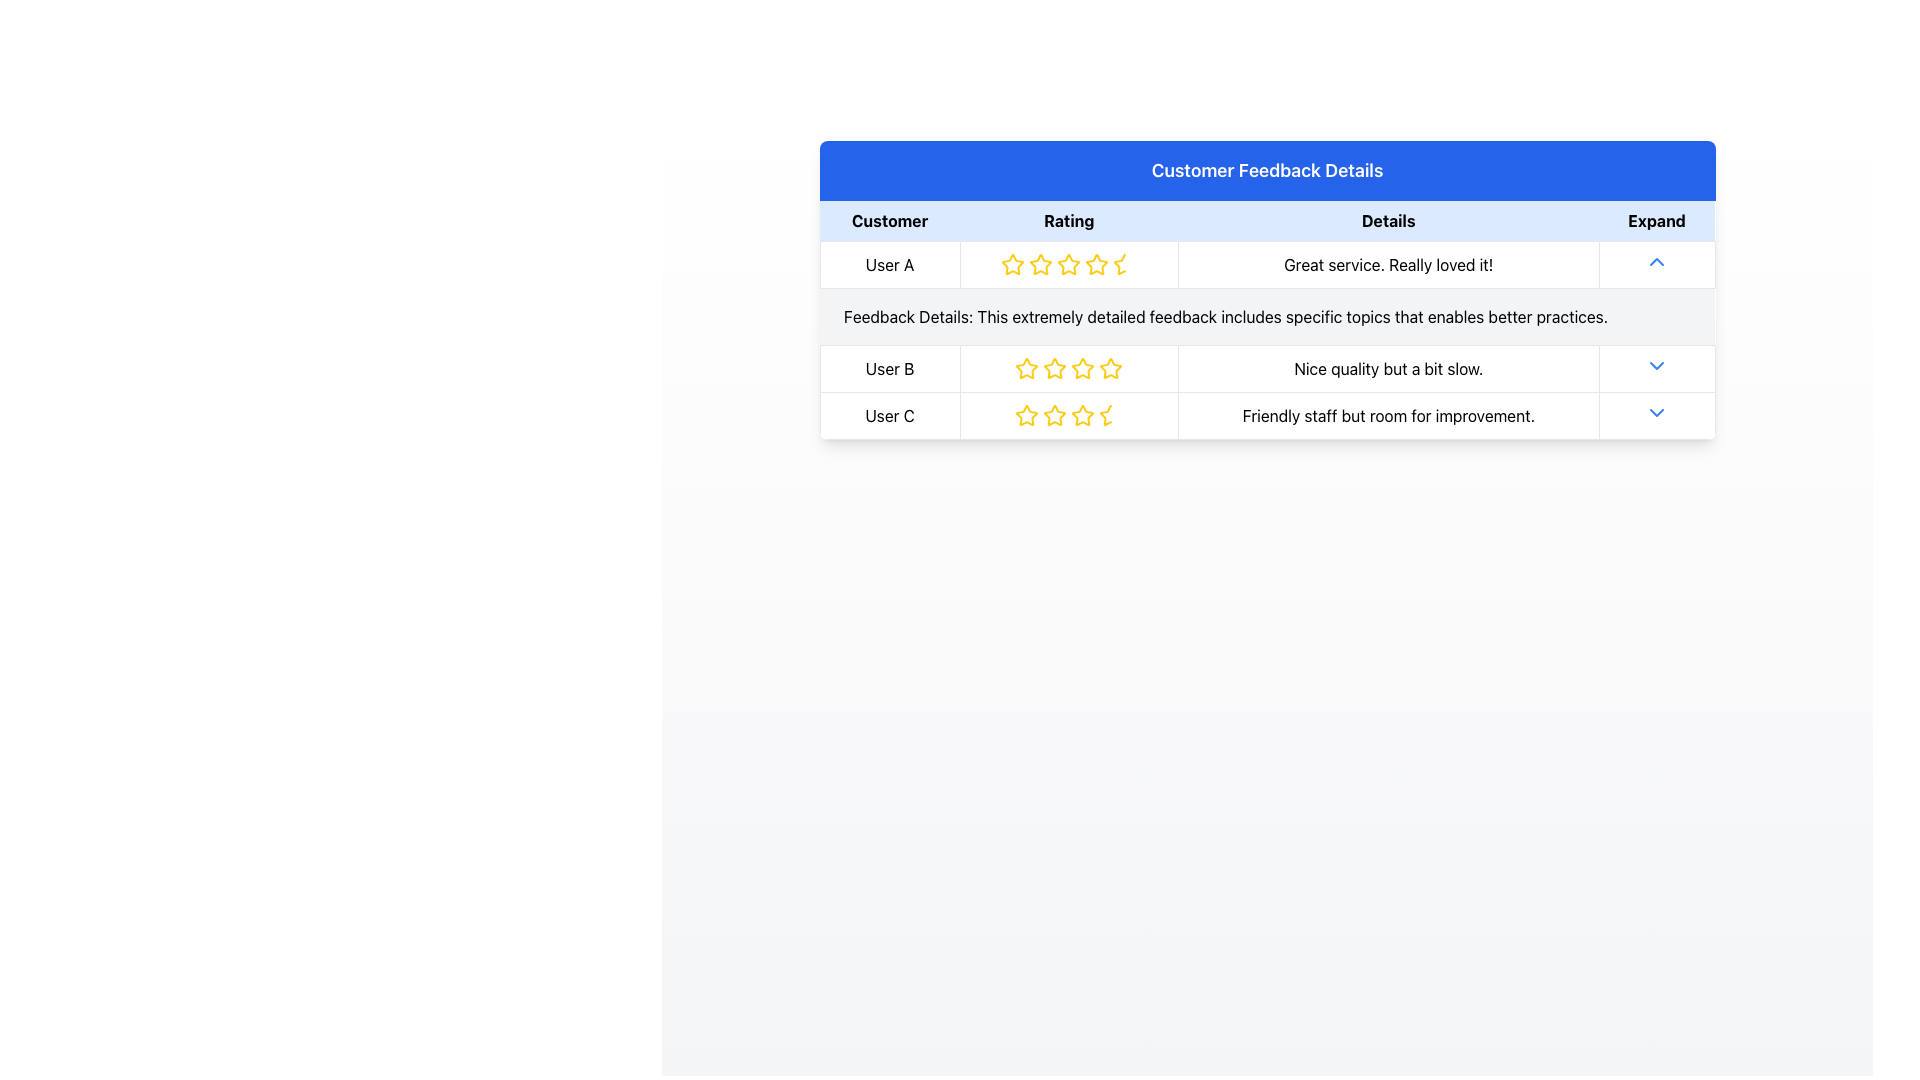 The width and height of the screenshot is (1920, 1080). Describe the element at coordinates (1068, 369) in the screenshot. I see `the non-interactive rating display represented by five yellow star icons in the 'Rating' column for 'User B'` at that location.